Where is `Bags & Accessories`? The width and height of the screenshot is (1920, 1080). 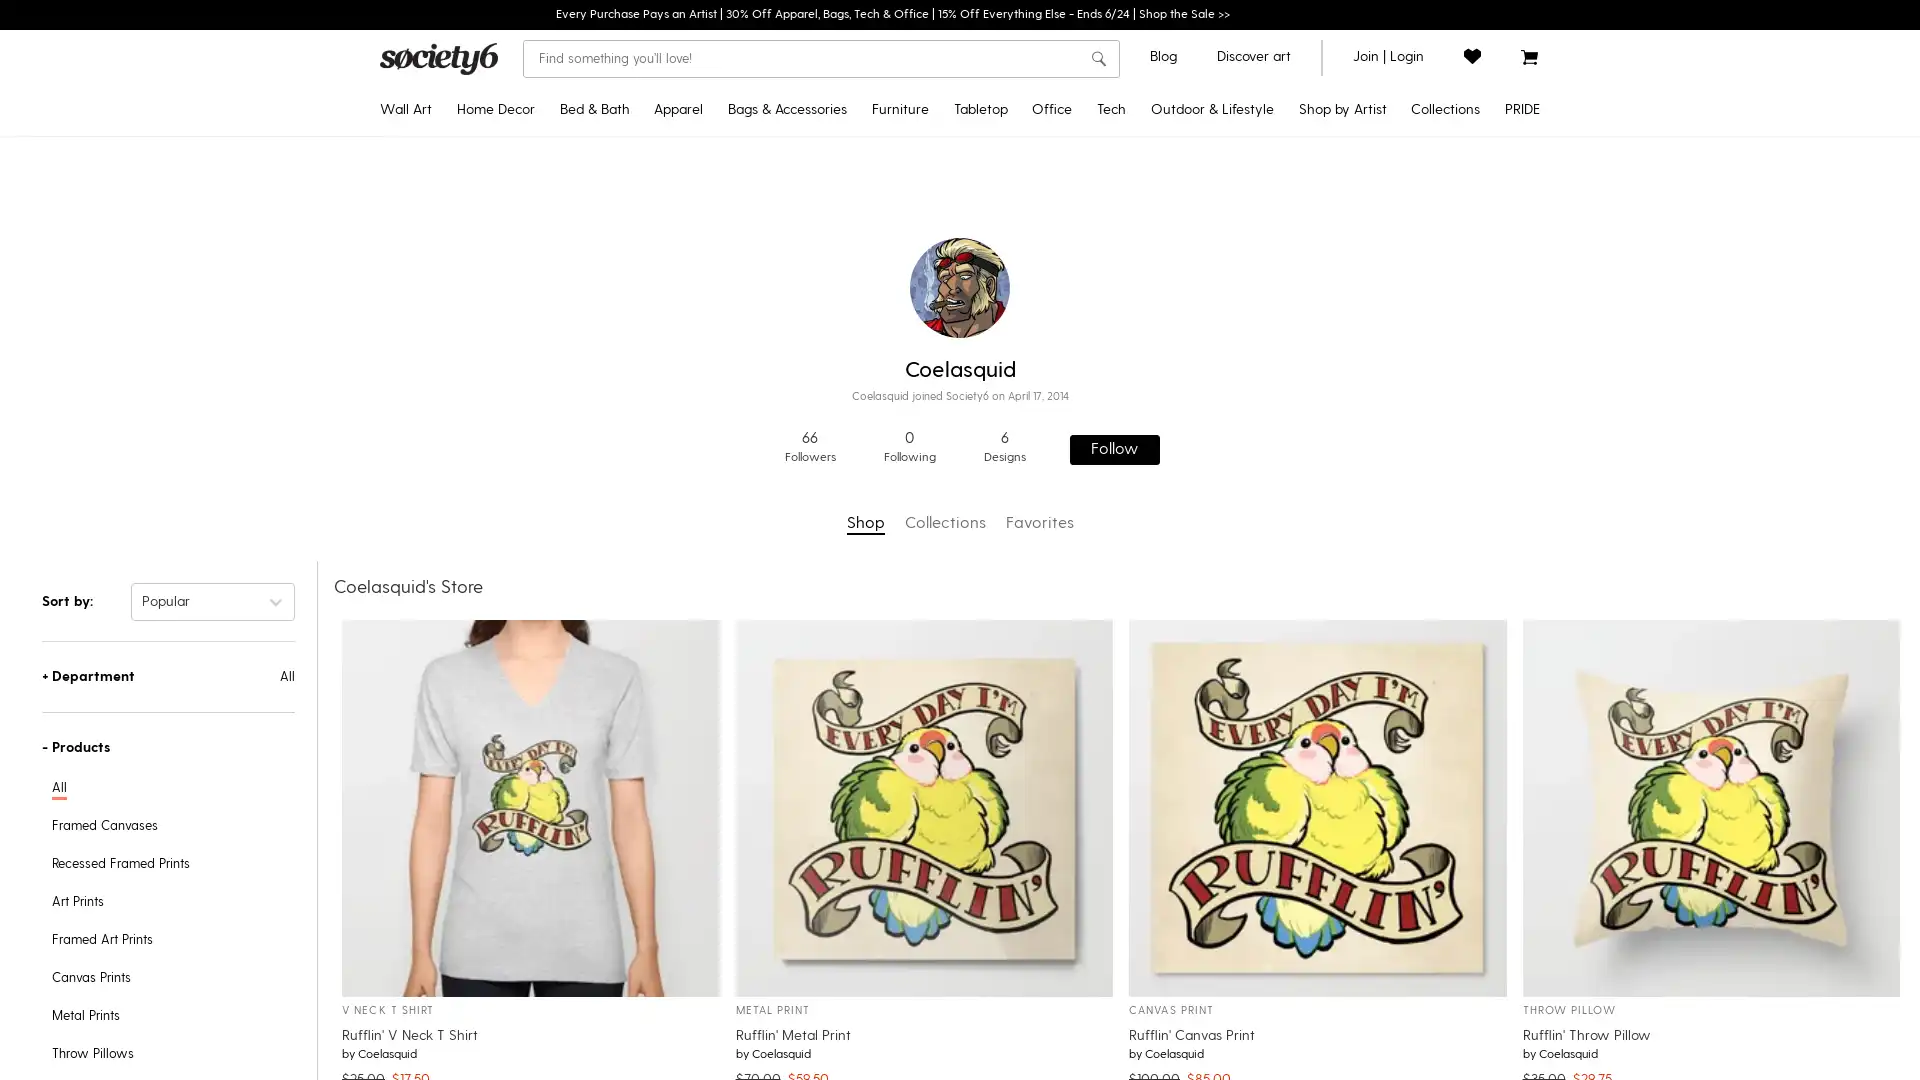 Bags & Accessories is located at coordinates (786, 110).